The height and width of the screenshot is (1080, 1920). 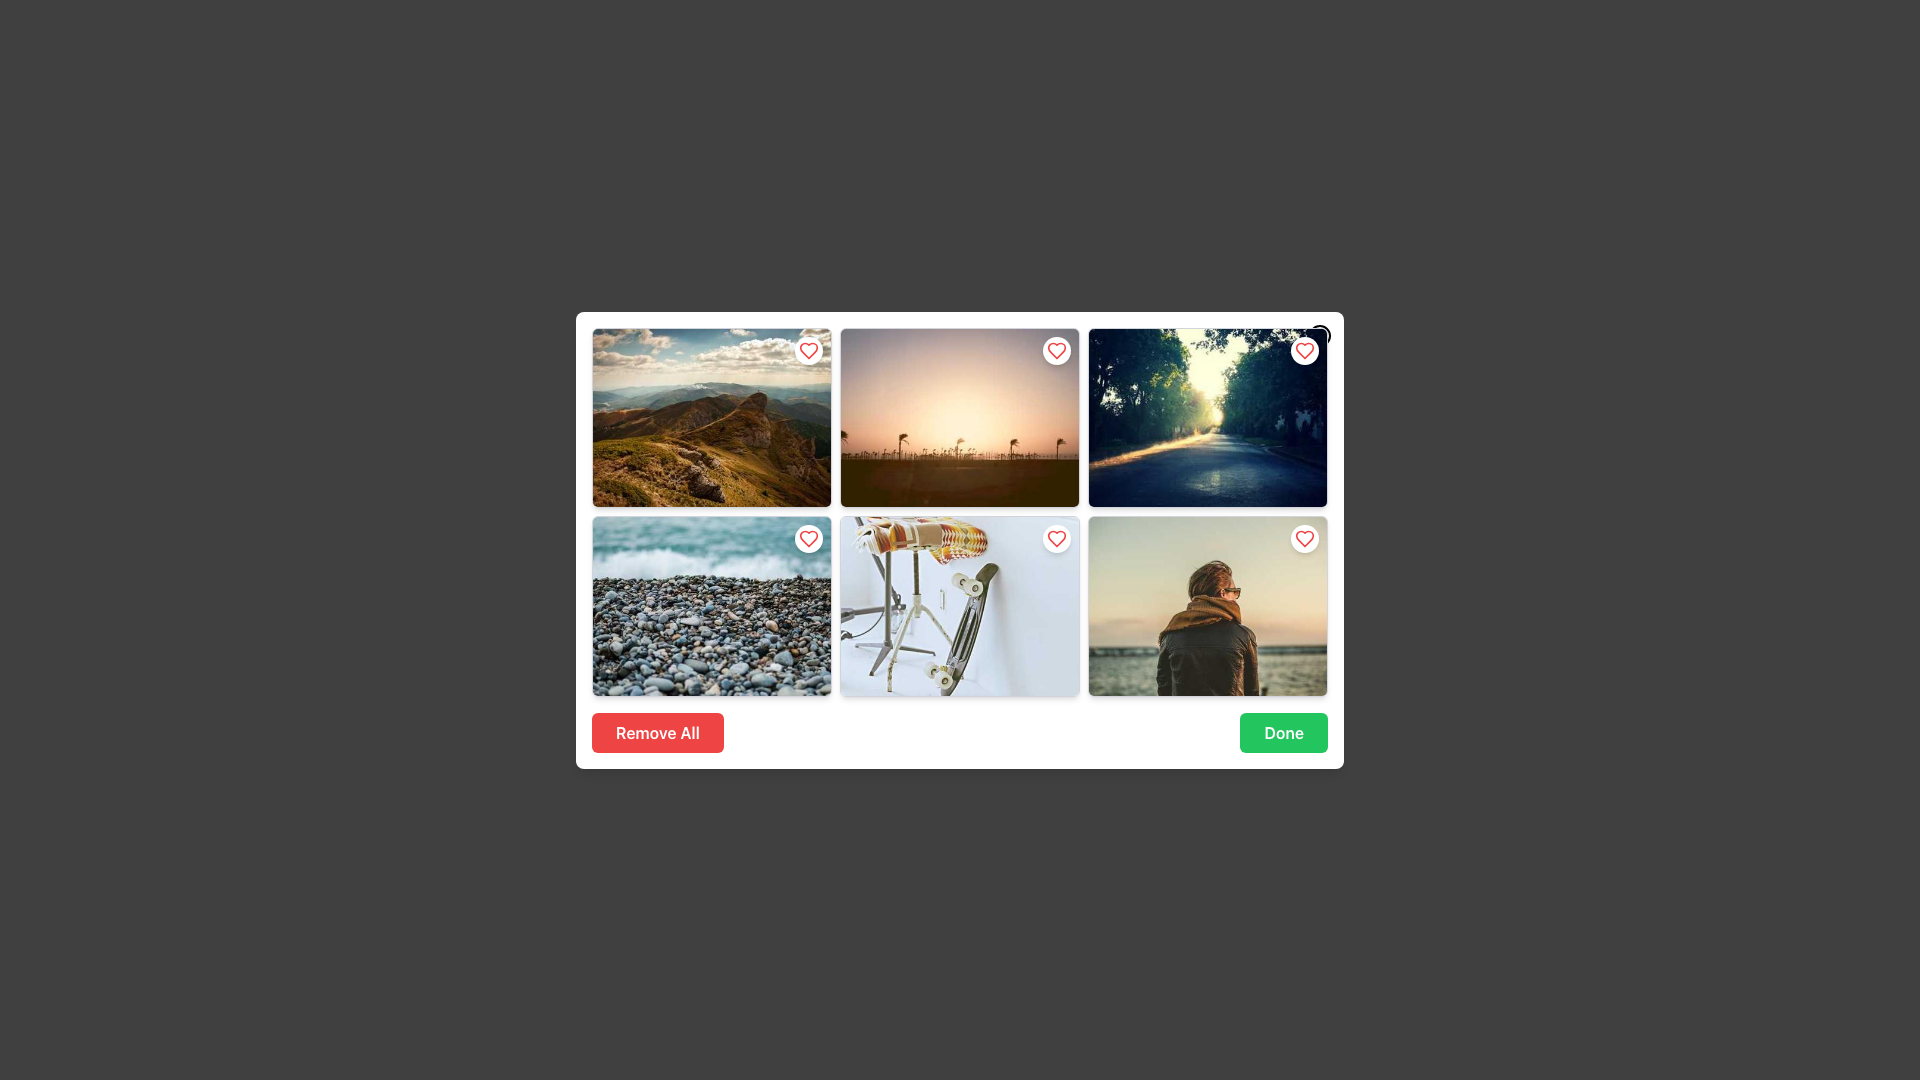 I want to click on the serene road scene image located in the upper-right corner of the grid layout to initiate an action based on its selection, so click(x=1207, y=415).